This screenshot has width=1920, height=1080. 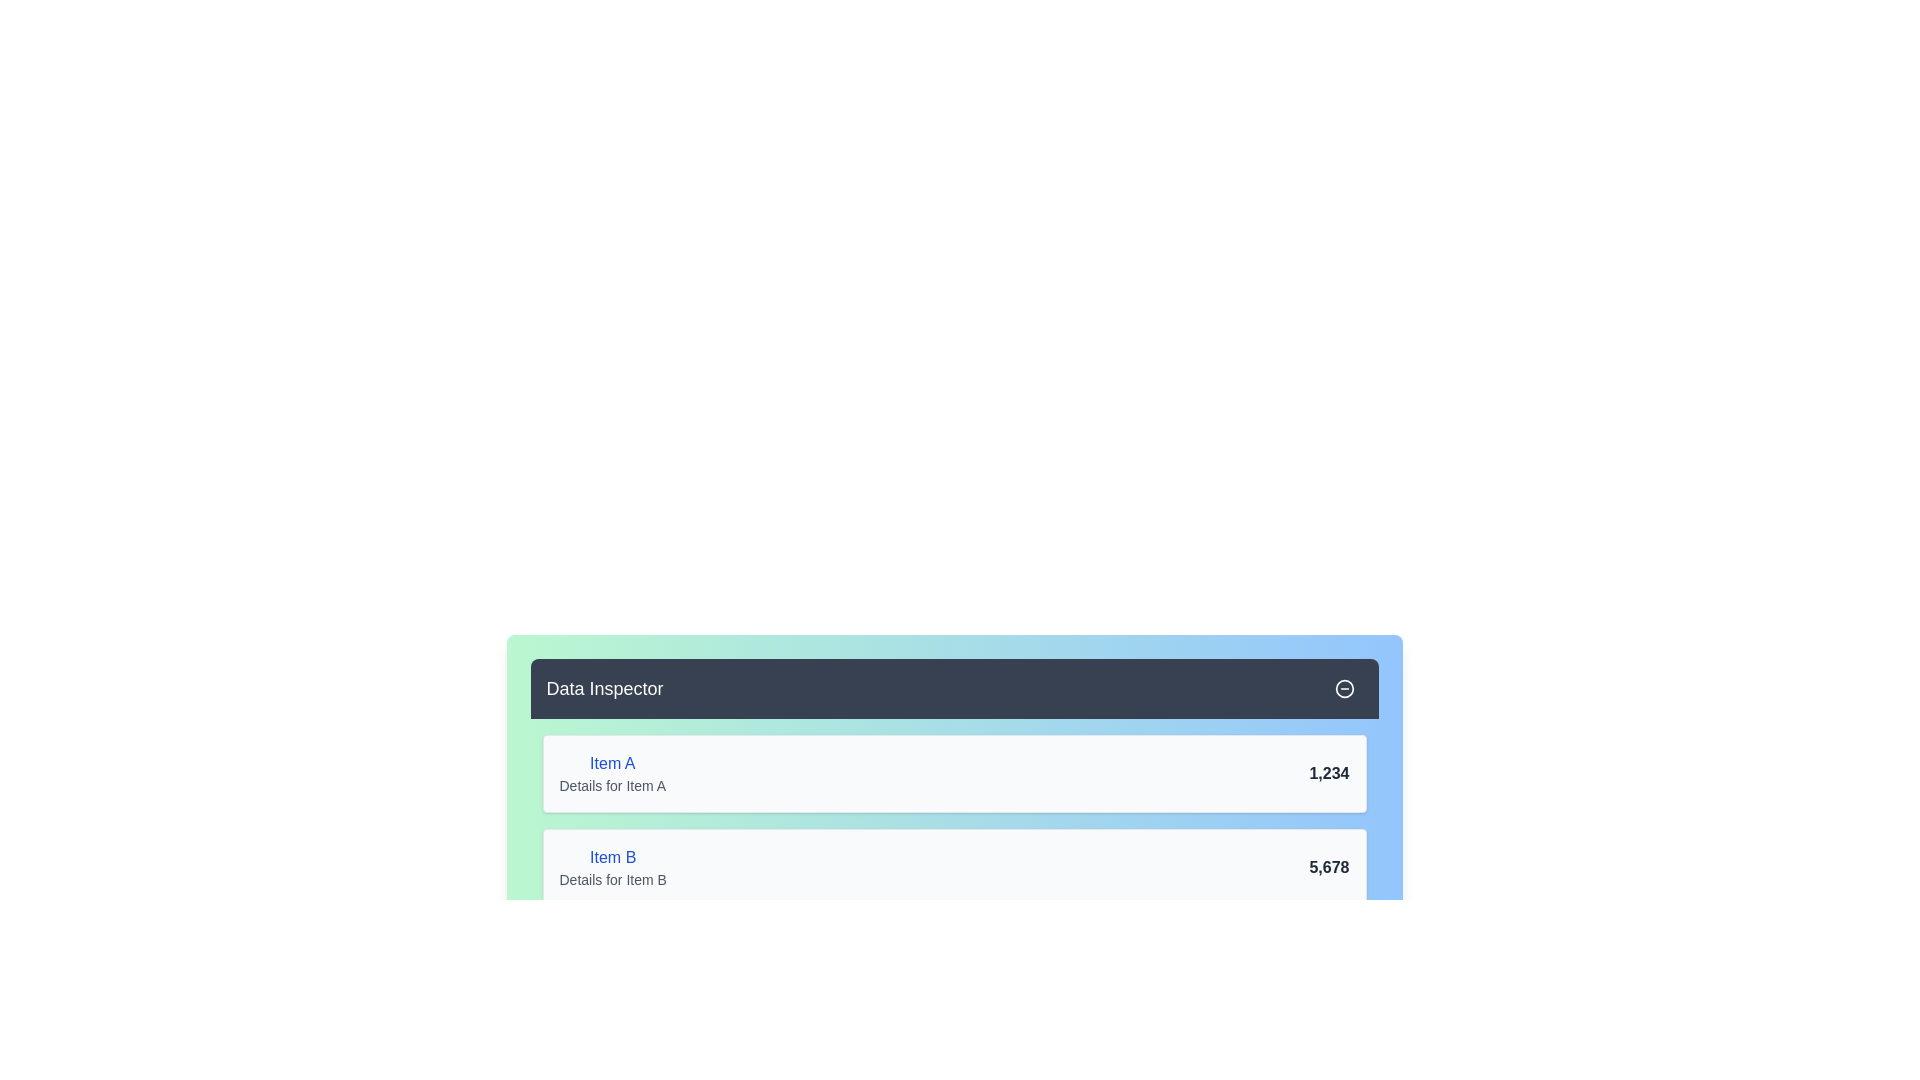 What do you see at coordinates (603, 688) in the screenshot?
I see `text of the title located in the top-left section of the horizontal header bar, which serves as a heading for the section` at bounding box center [603, 688].